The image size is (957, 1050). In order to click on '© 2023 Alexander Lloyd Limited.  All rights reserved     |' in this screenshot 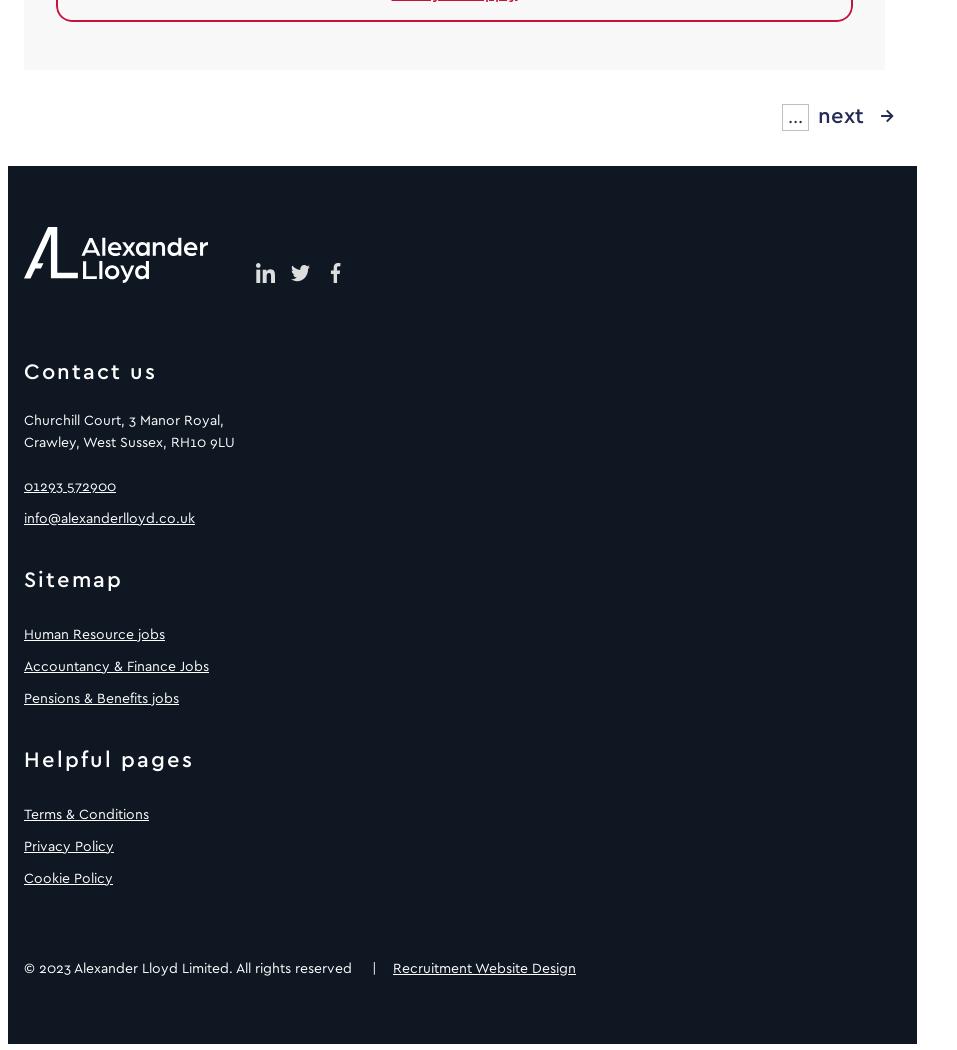, I will do `click(207, 966)`.